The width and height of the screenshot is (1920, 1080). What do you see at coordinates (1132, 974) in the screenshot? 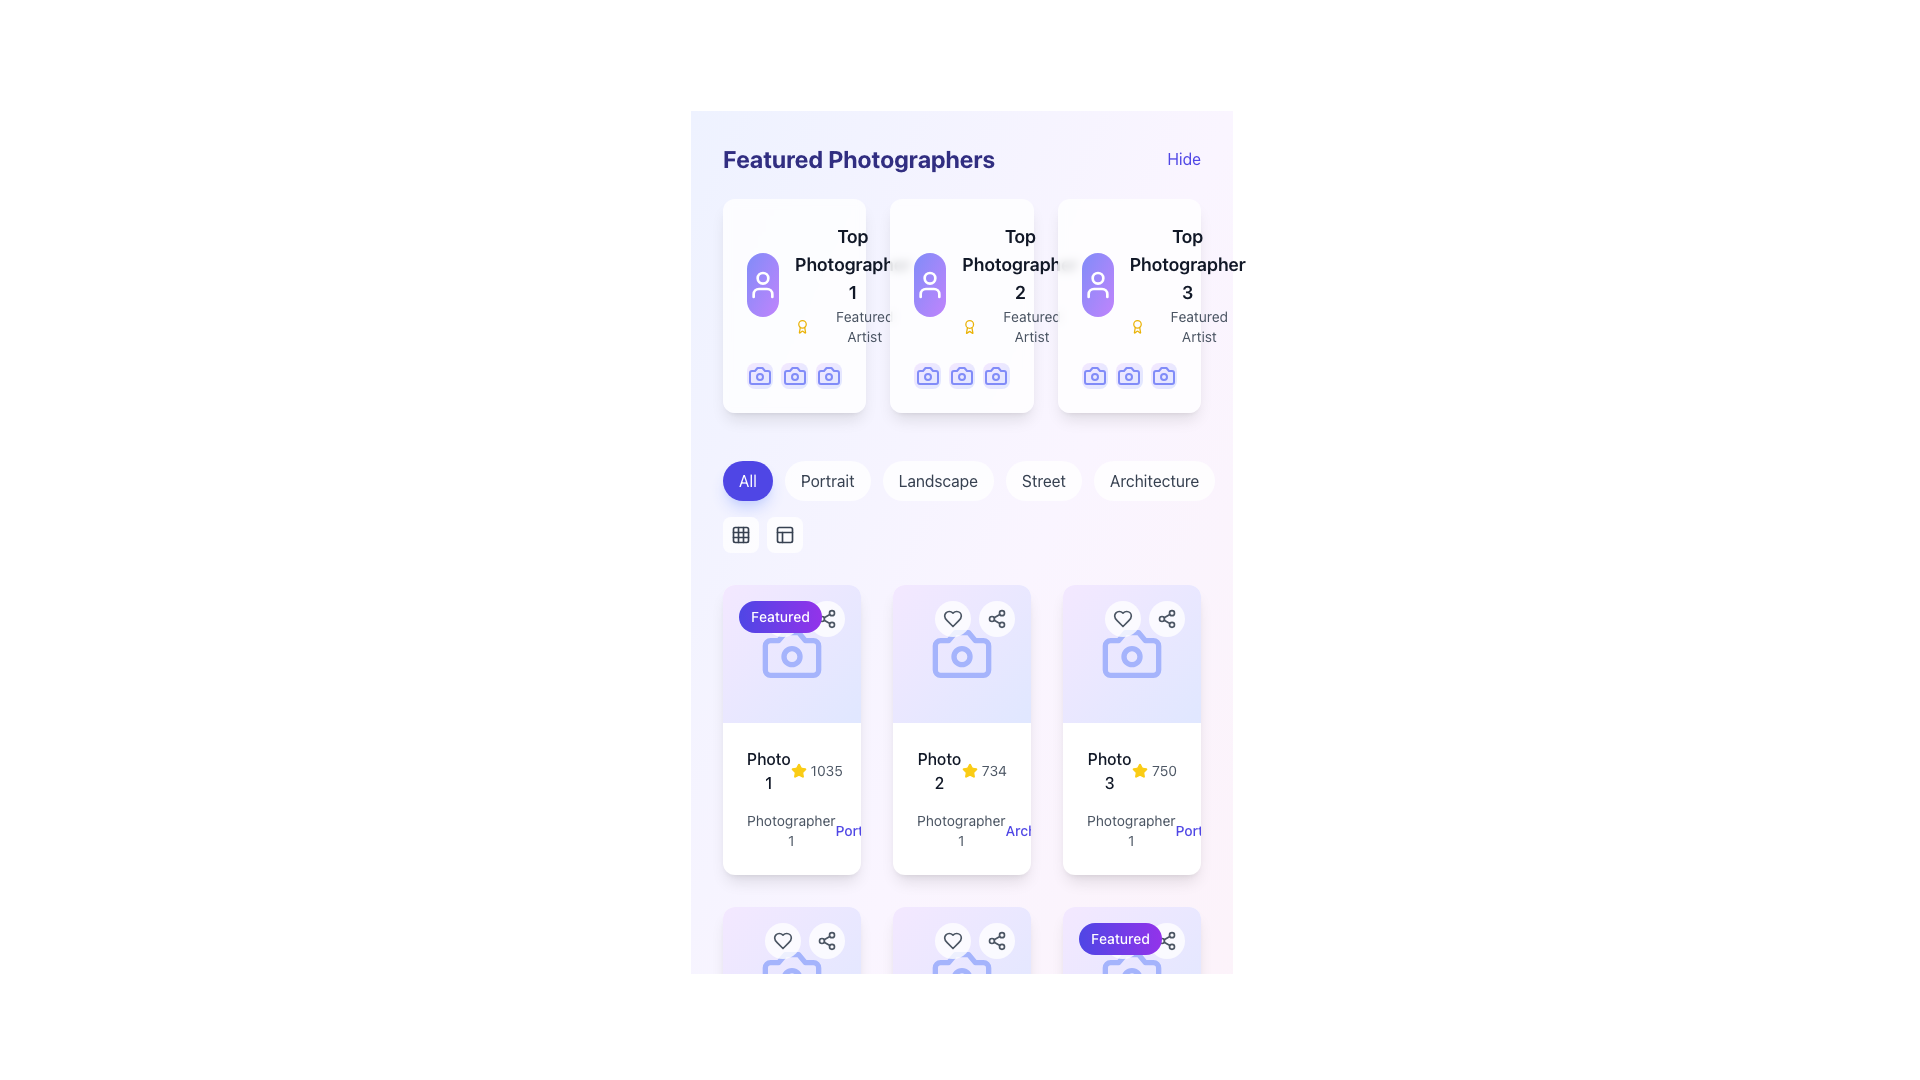
I see `the camera icon in the bottom row of the grid of cards, which is the first card immediately below the 'Featured' label` at bounding box center [1132, 974].